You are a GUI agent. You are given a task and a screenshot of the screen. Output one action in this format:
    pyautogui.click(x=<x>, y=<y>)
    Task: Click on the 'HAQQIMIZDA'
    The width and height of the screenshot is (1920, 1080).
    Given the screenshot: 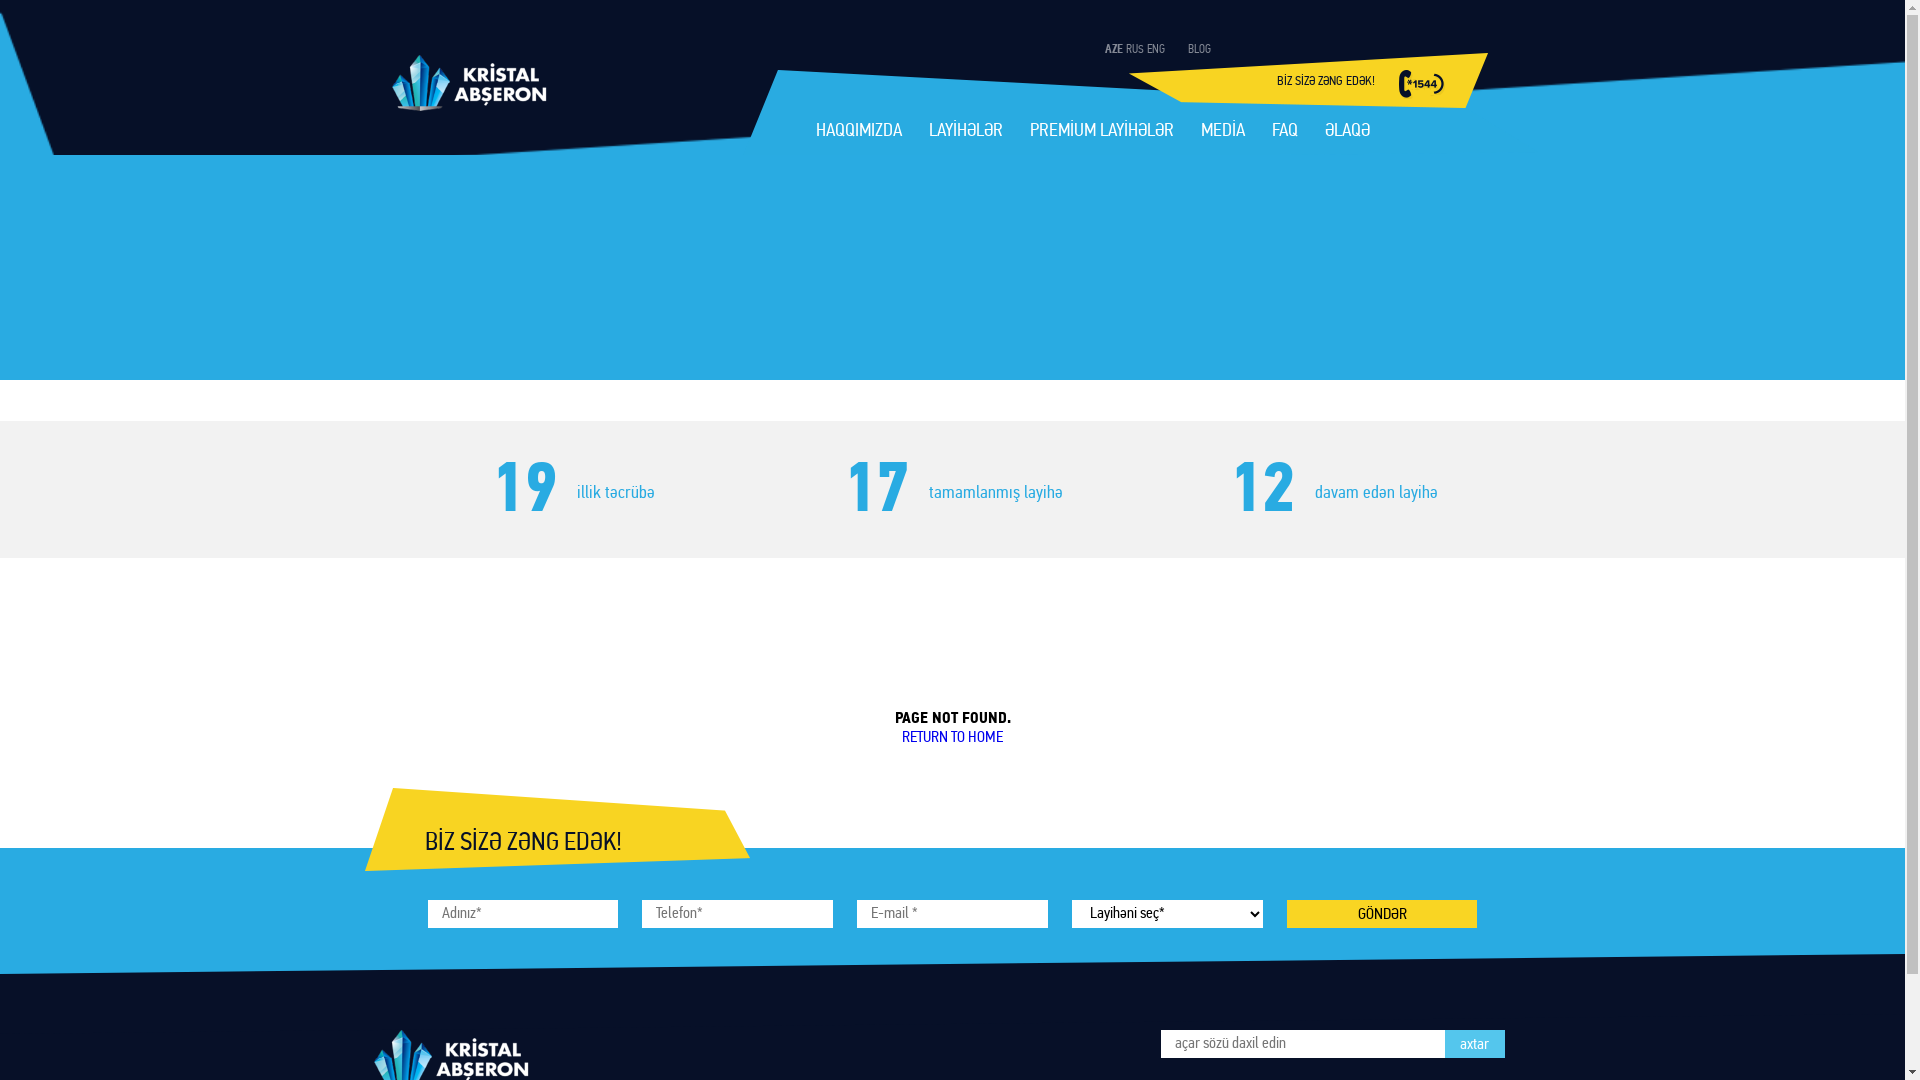 What is the action you would take?
    pyautogui.click(x=816, y=133)
    